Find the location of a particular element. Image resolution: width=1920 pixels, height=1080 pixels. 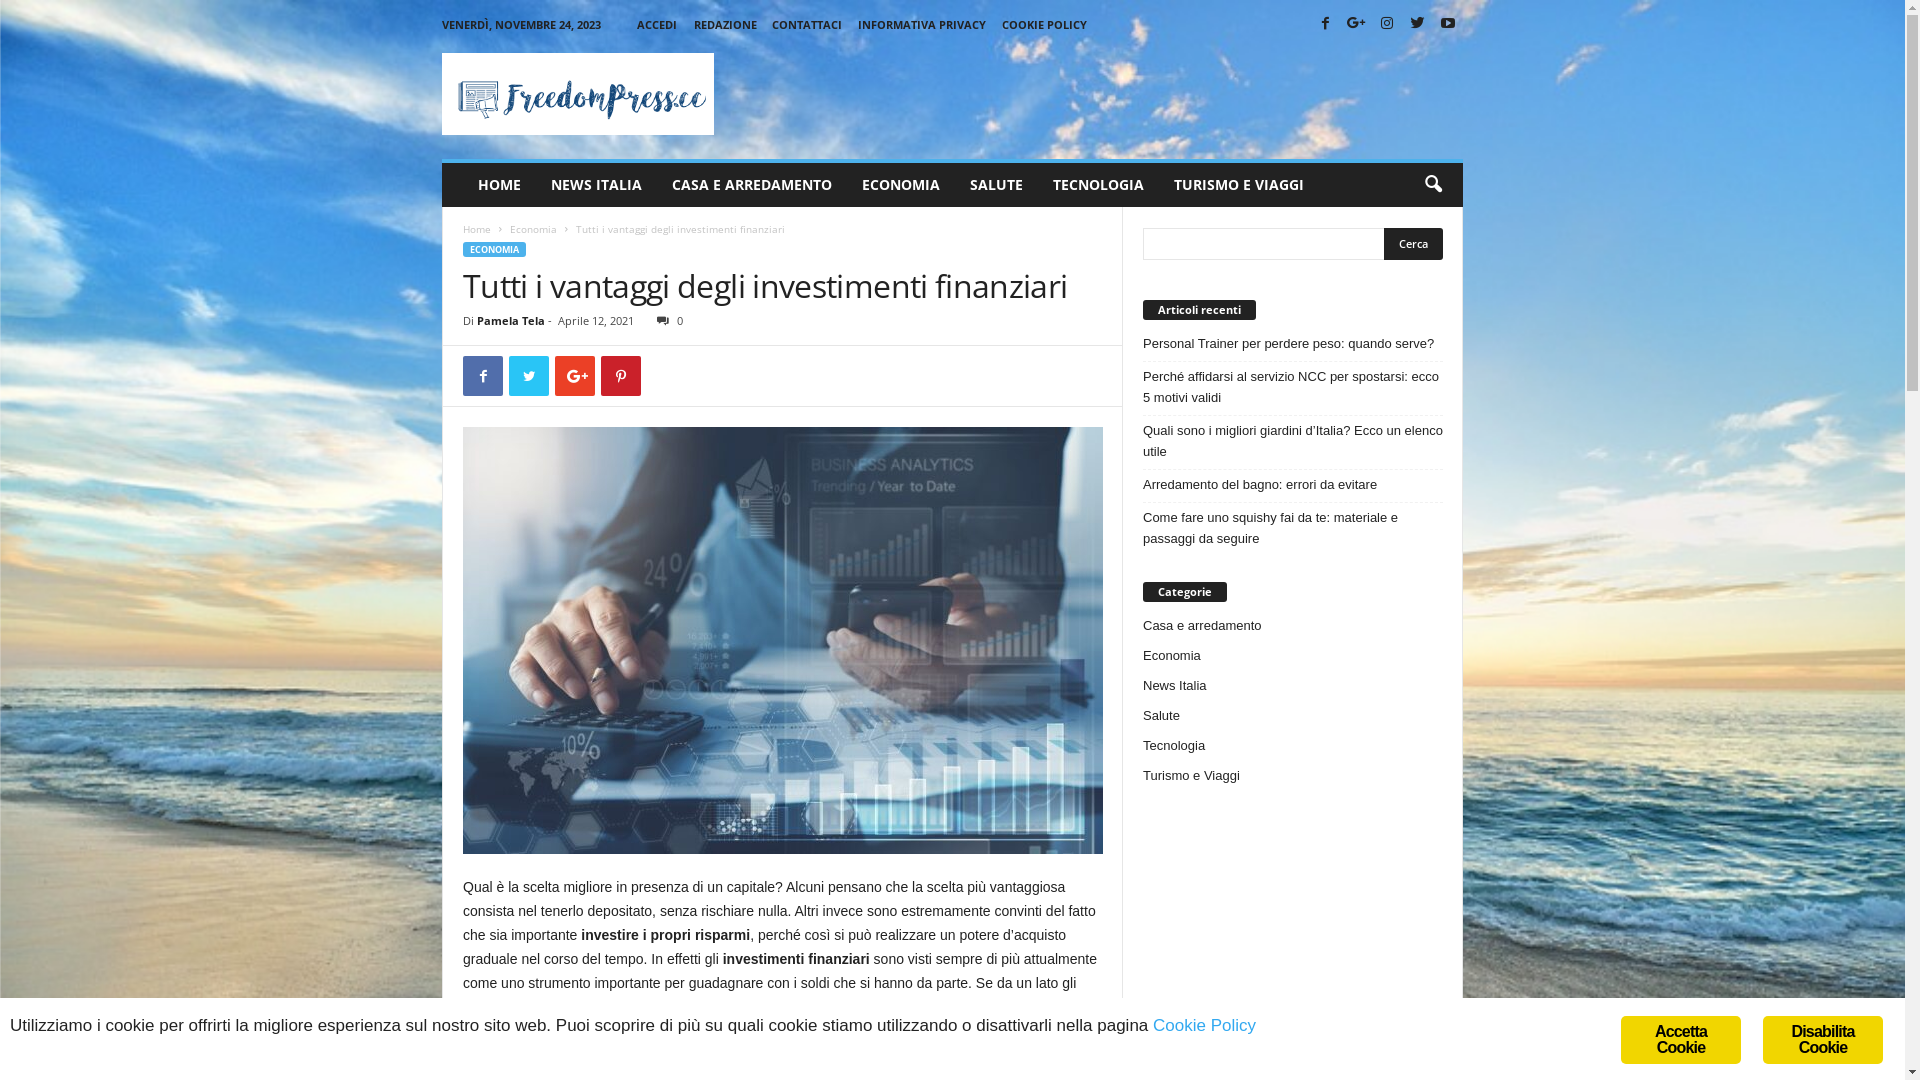

'Arredamento del bagno: errori da evitare' is located at coordinates (1142, 484).